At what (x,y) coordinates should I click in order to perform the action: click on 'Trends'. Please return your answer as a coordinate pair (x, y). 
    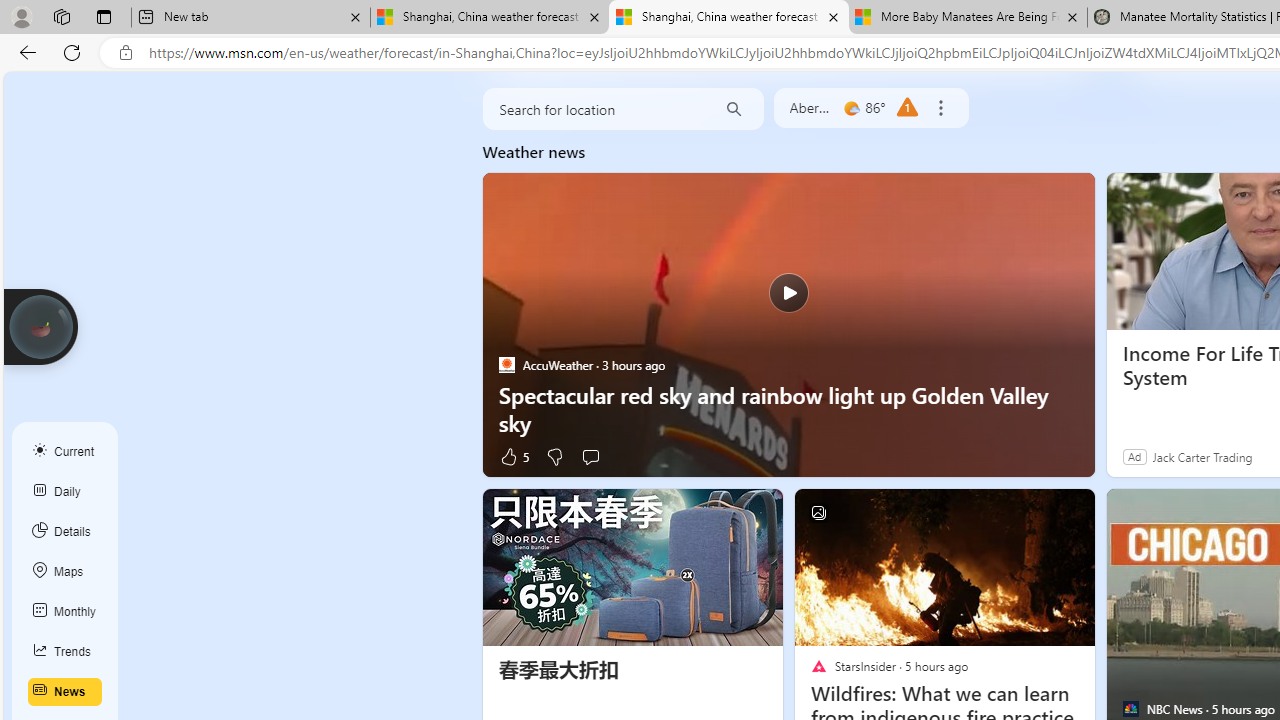
    Looking at the image, I should click on (65, 651).